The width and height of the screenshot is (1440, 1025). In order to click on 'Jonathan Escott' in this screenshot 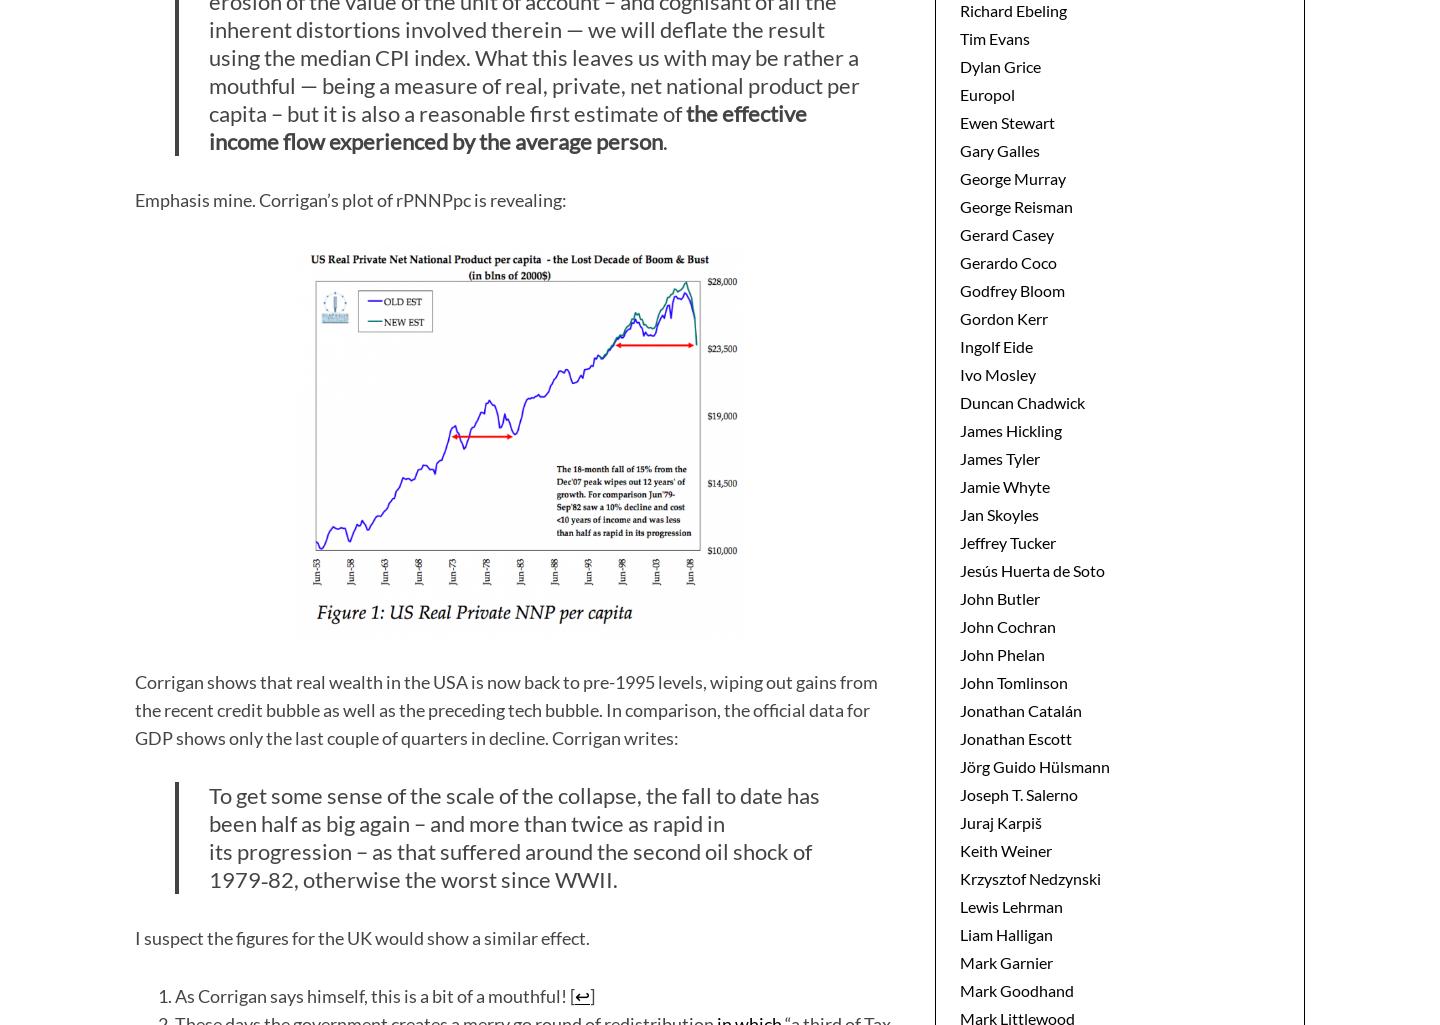, I will do `click(1015, 736)`.